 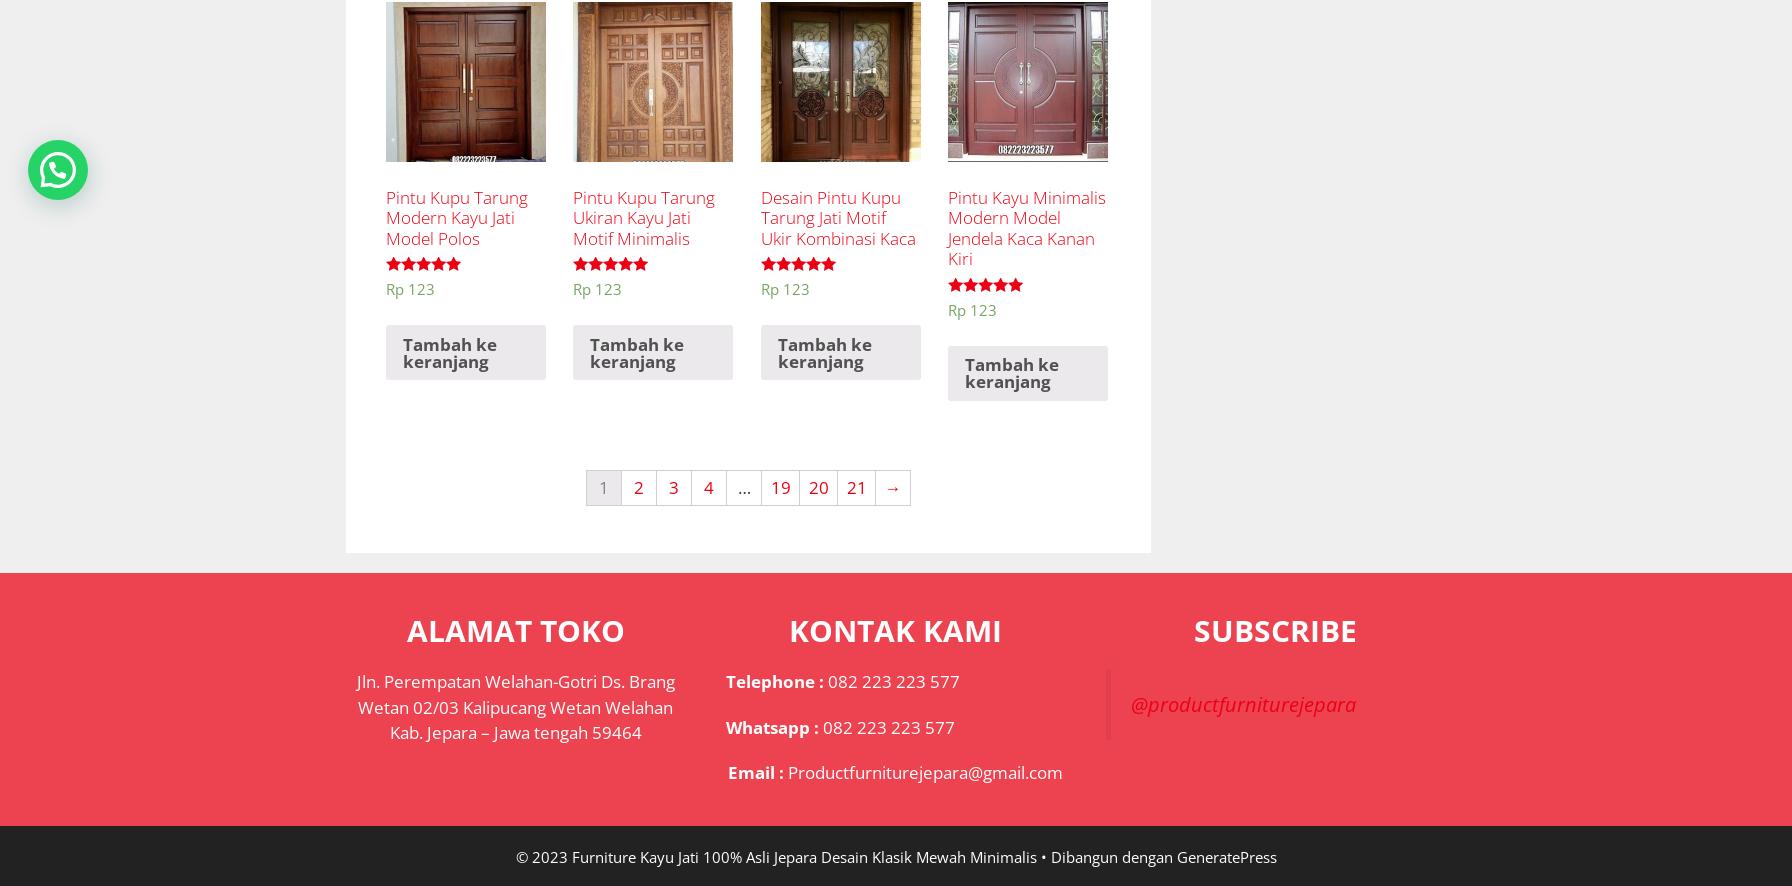 What do you see at coordinates (775, 854) in the screenshot?
I see `'© 2023 Furniture Kayu Jati 100% Asli Jepara Desain Klasik Mewah Minimalis'` at bounding box center [775, 854].